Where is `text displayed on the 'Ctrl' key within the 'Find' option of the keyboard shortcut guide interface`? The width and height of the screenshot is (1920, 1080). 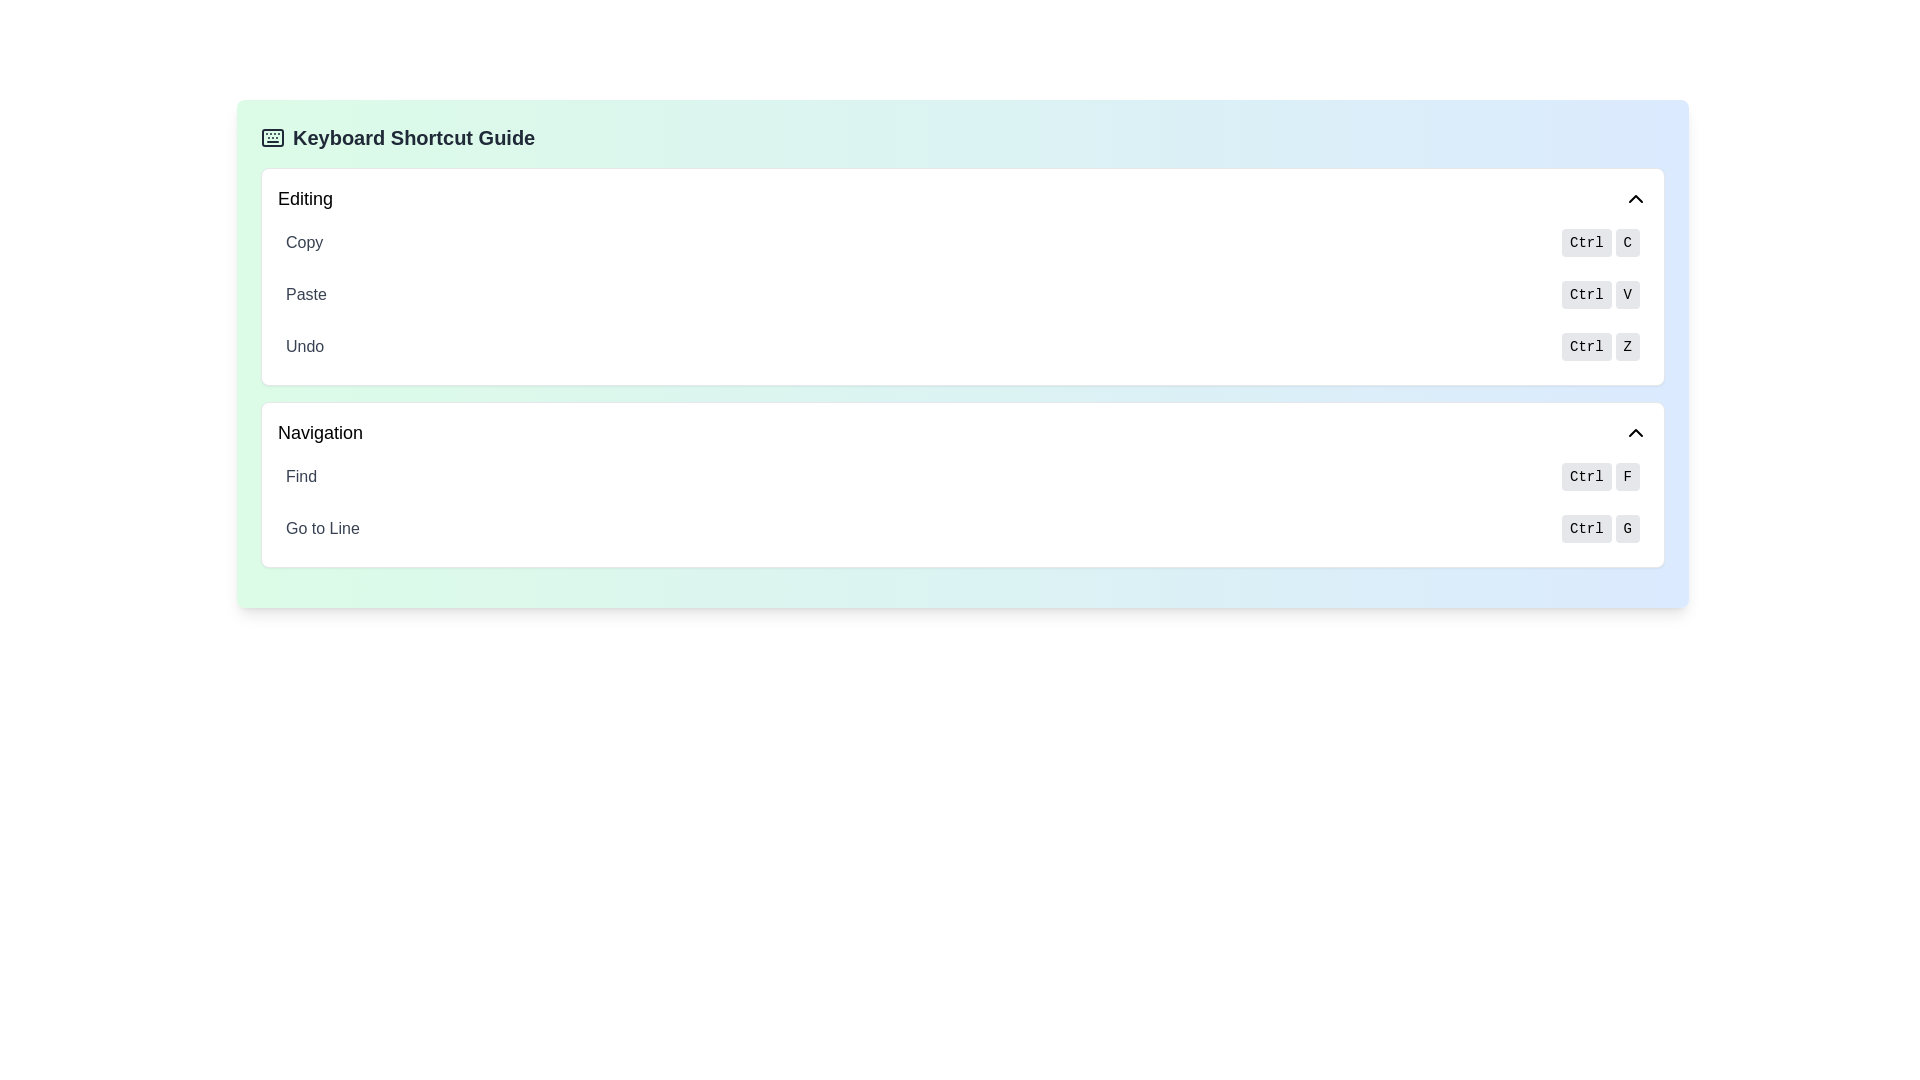 text displayed on the 'Ctrl' key within the 'Find' option of the keyboard shortcut guide interface is located at coordinates (1585, 477).